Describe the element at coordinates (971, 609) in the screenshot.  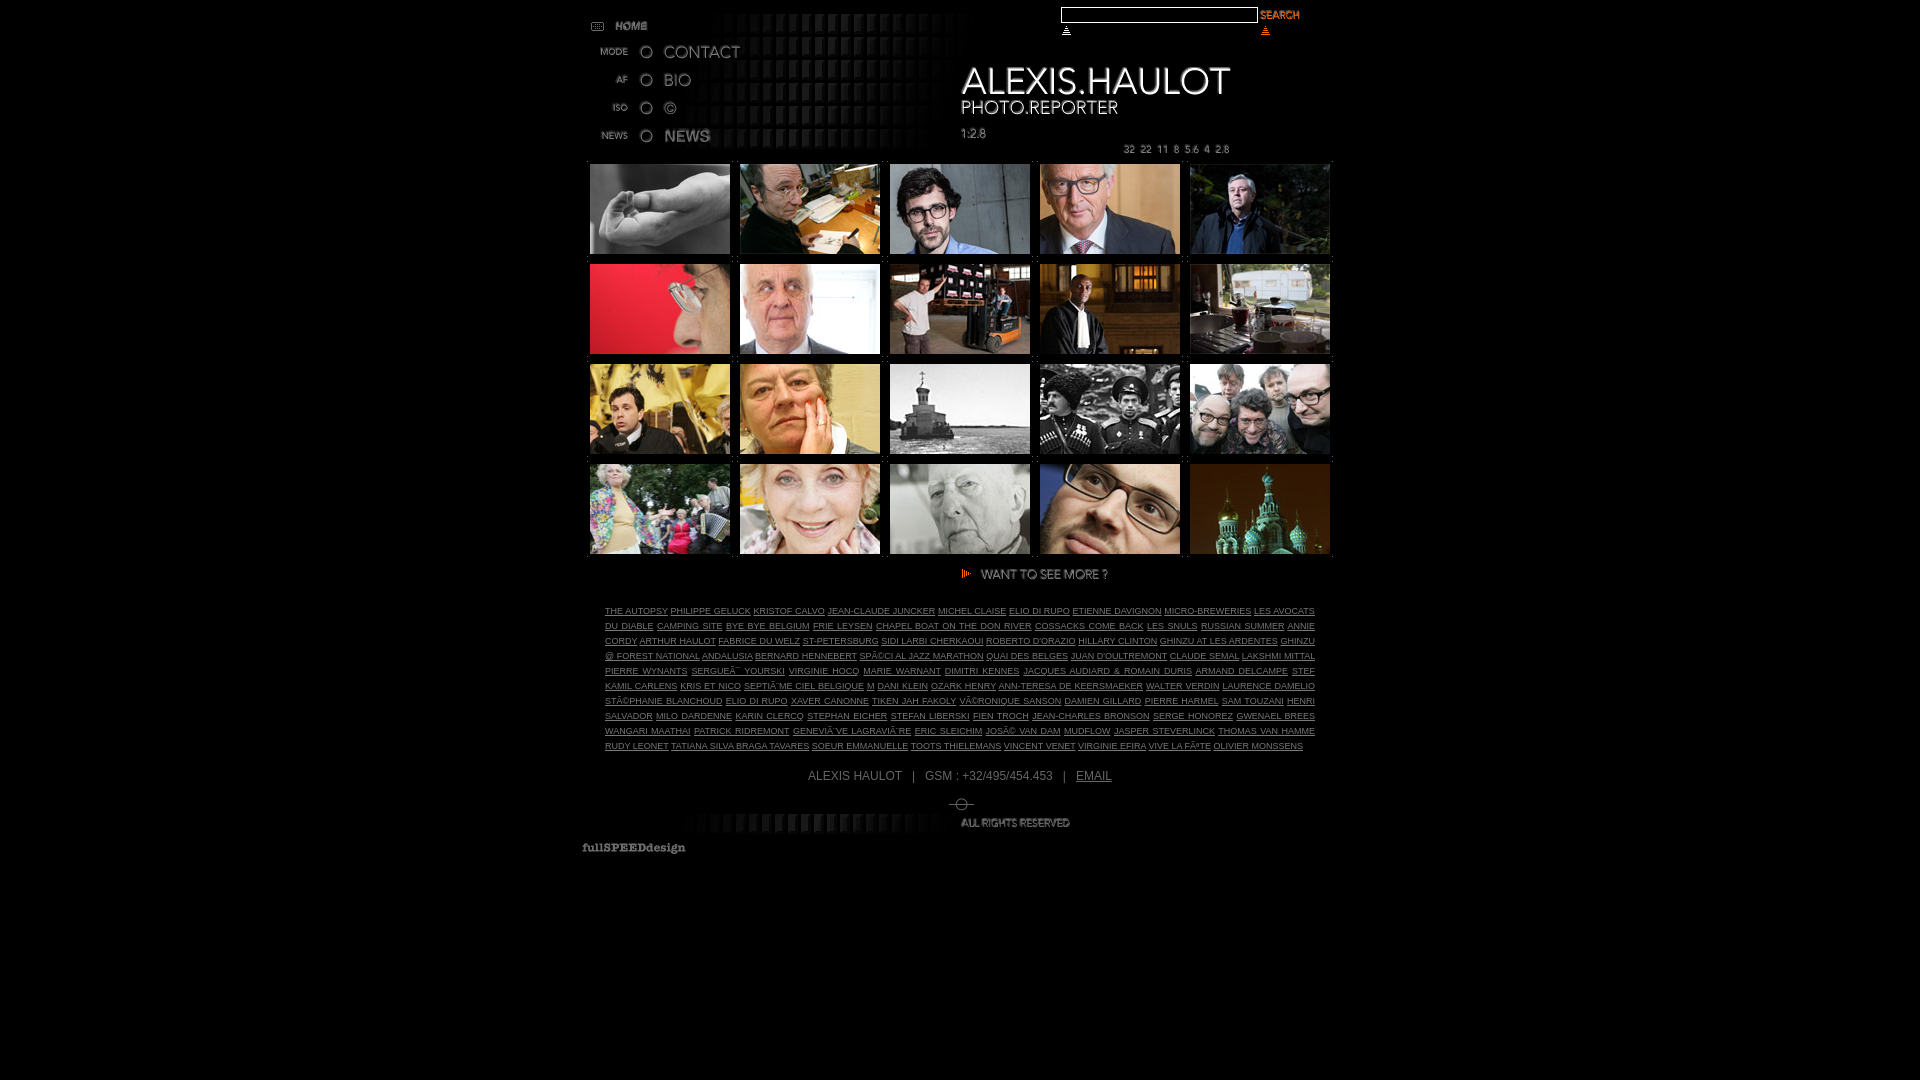
I see `'MICHEL CLAISE'` at that location.